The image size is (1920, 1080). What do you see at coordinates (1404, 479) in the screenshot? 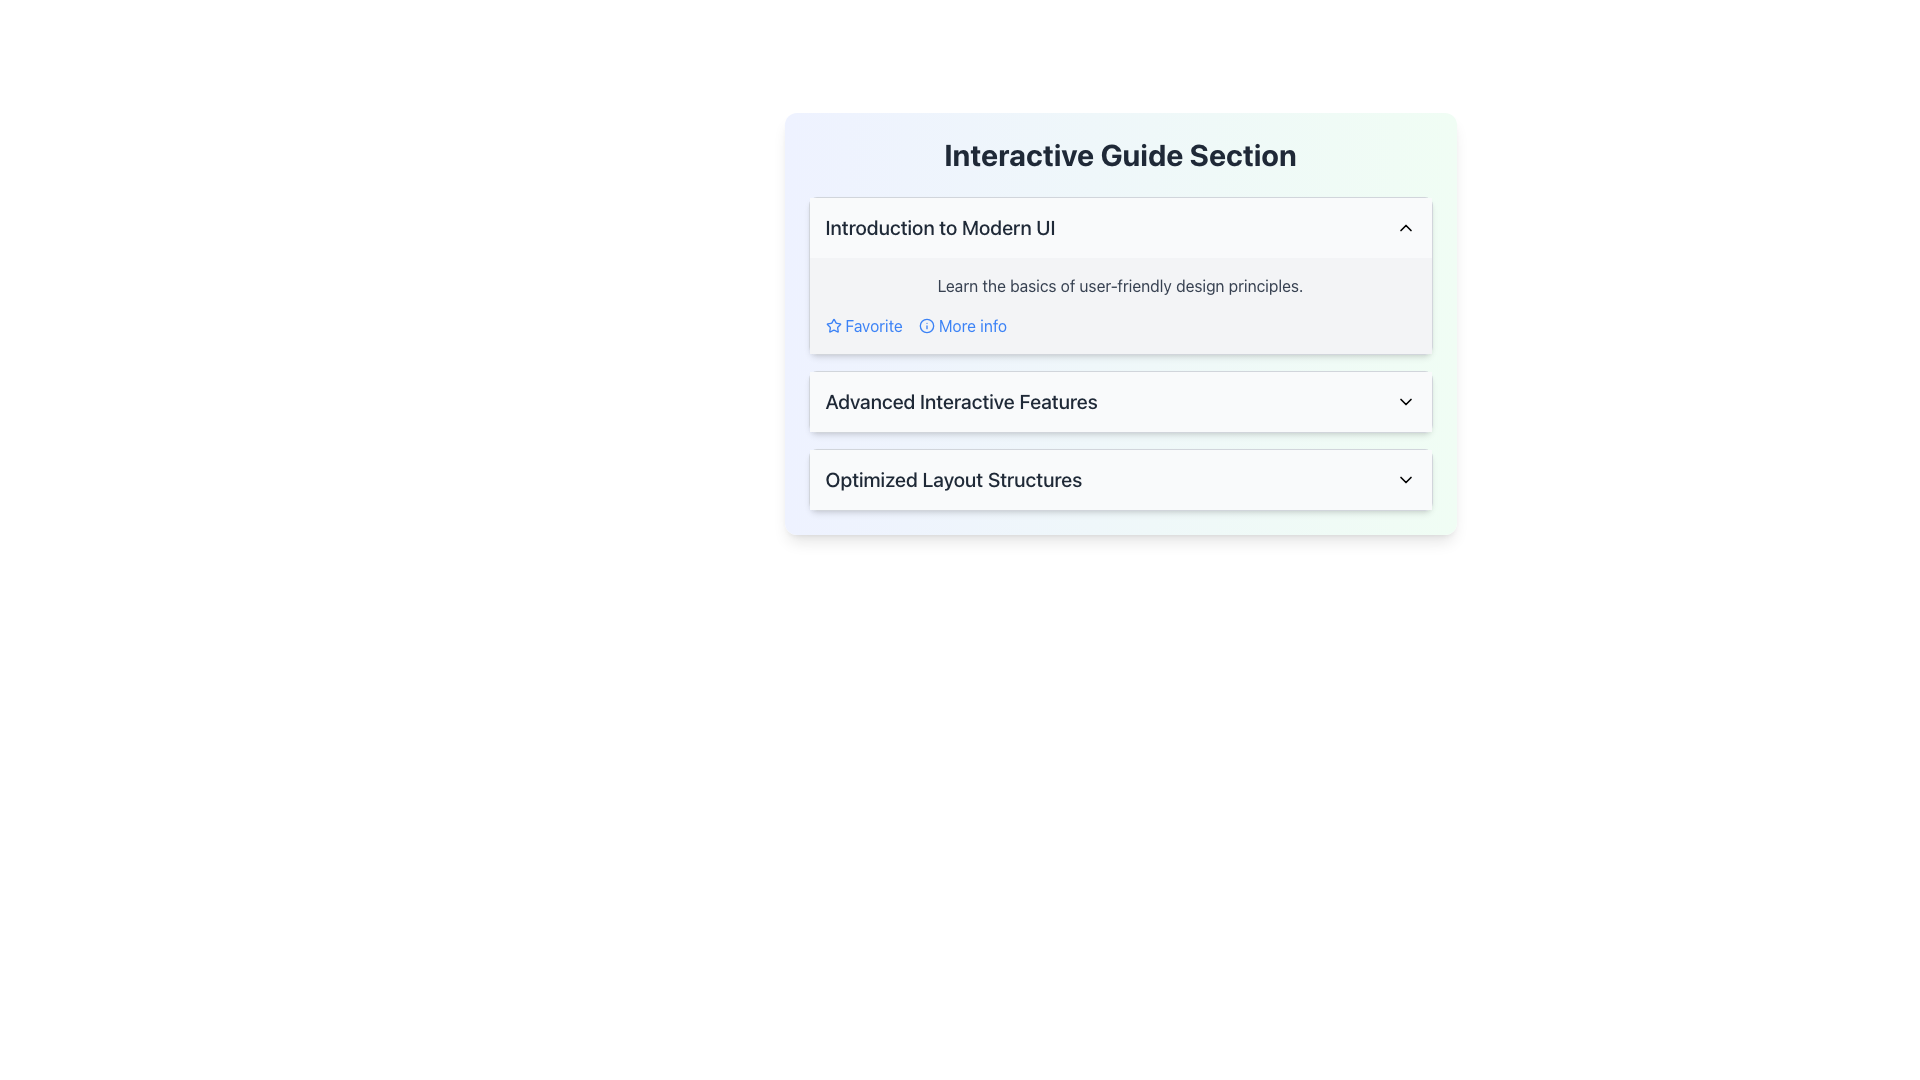
I see `the icon on the far right of the 'Optimized Layout Structures' header bar` at bounding box center [1404, 479].